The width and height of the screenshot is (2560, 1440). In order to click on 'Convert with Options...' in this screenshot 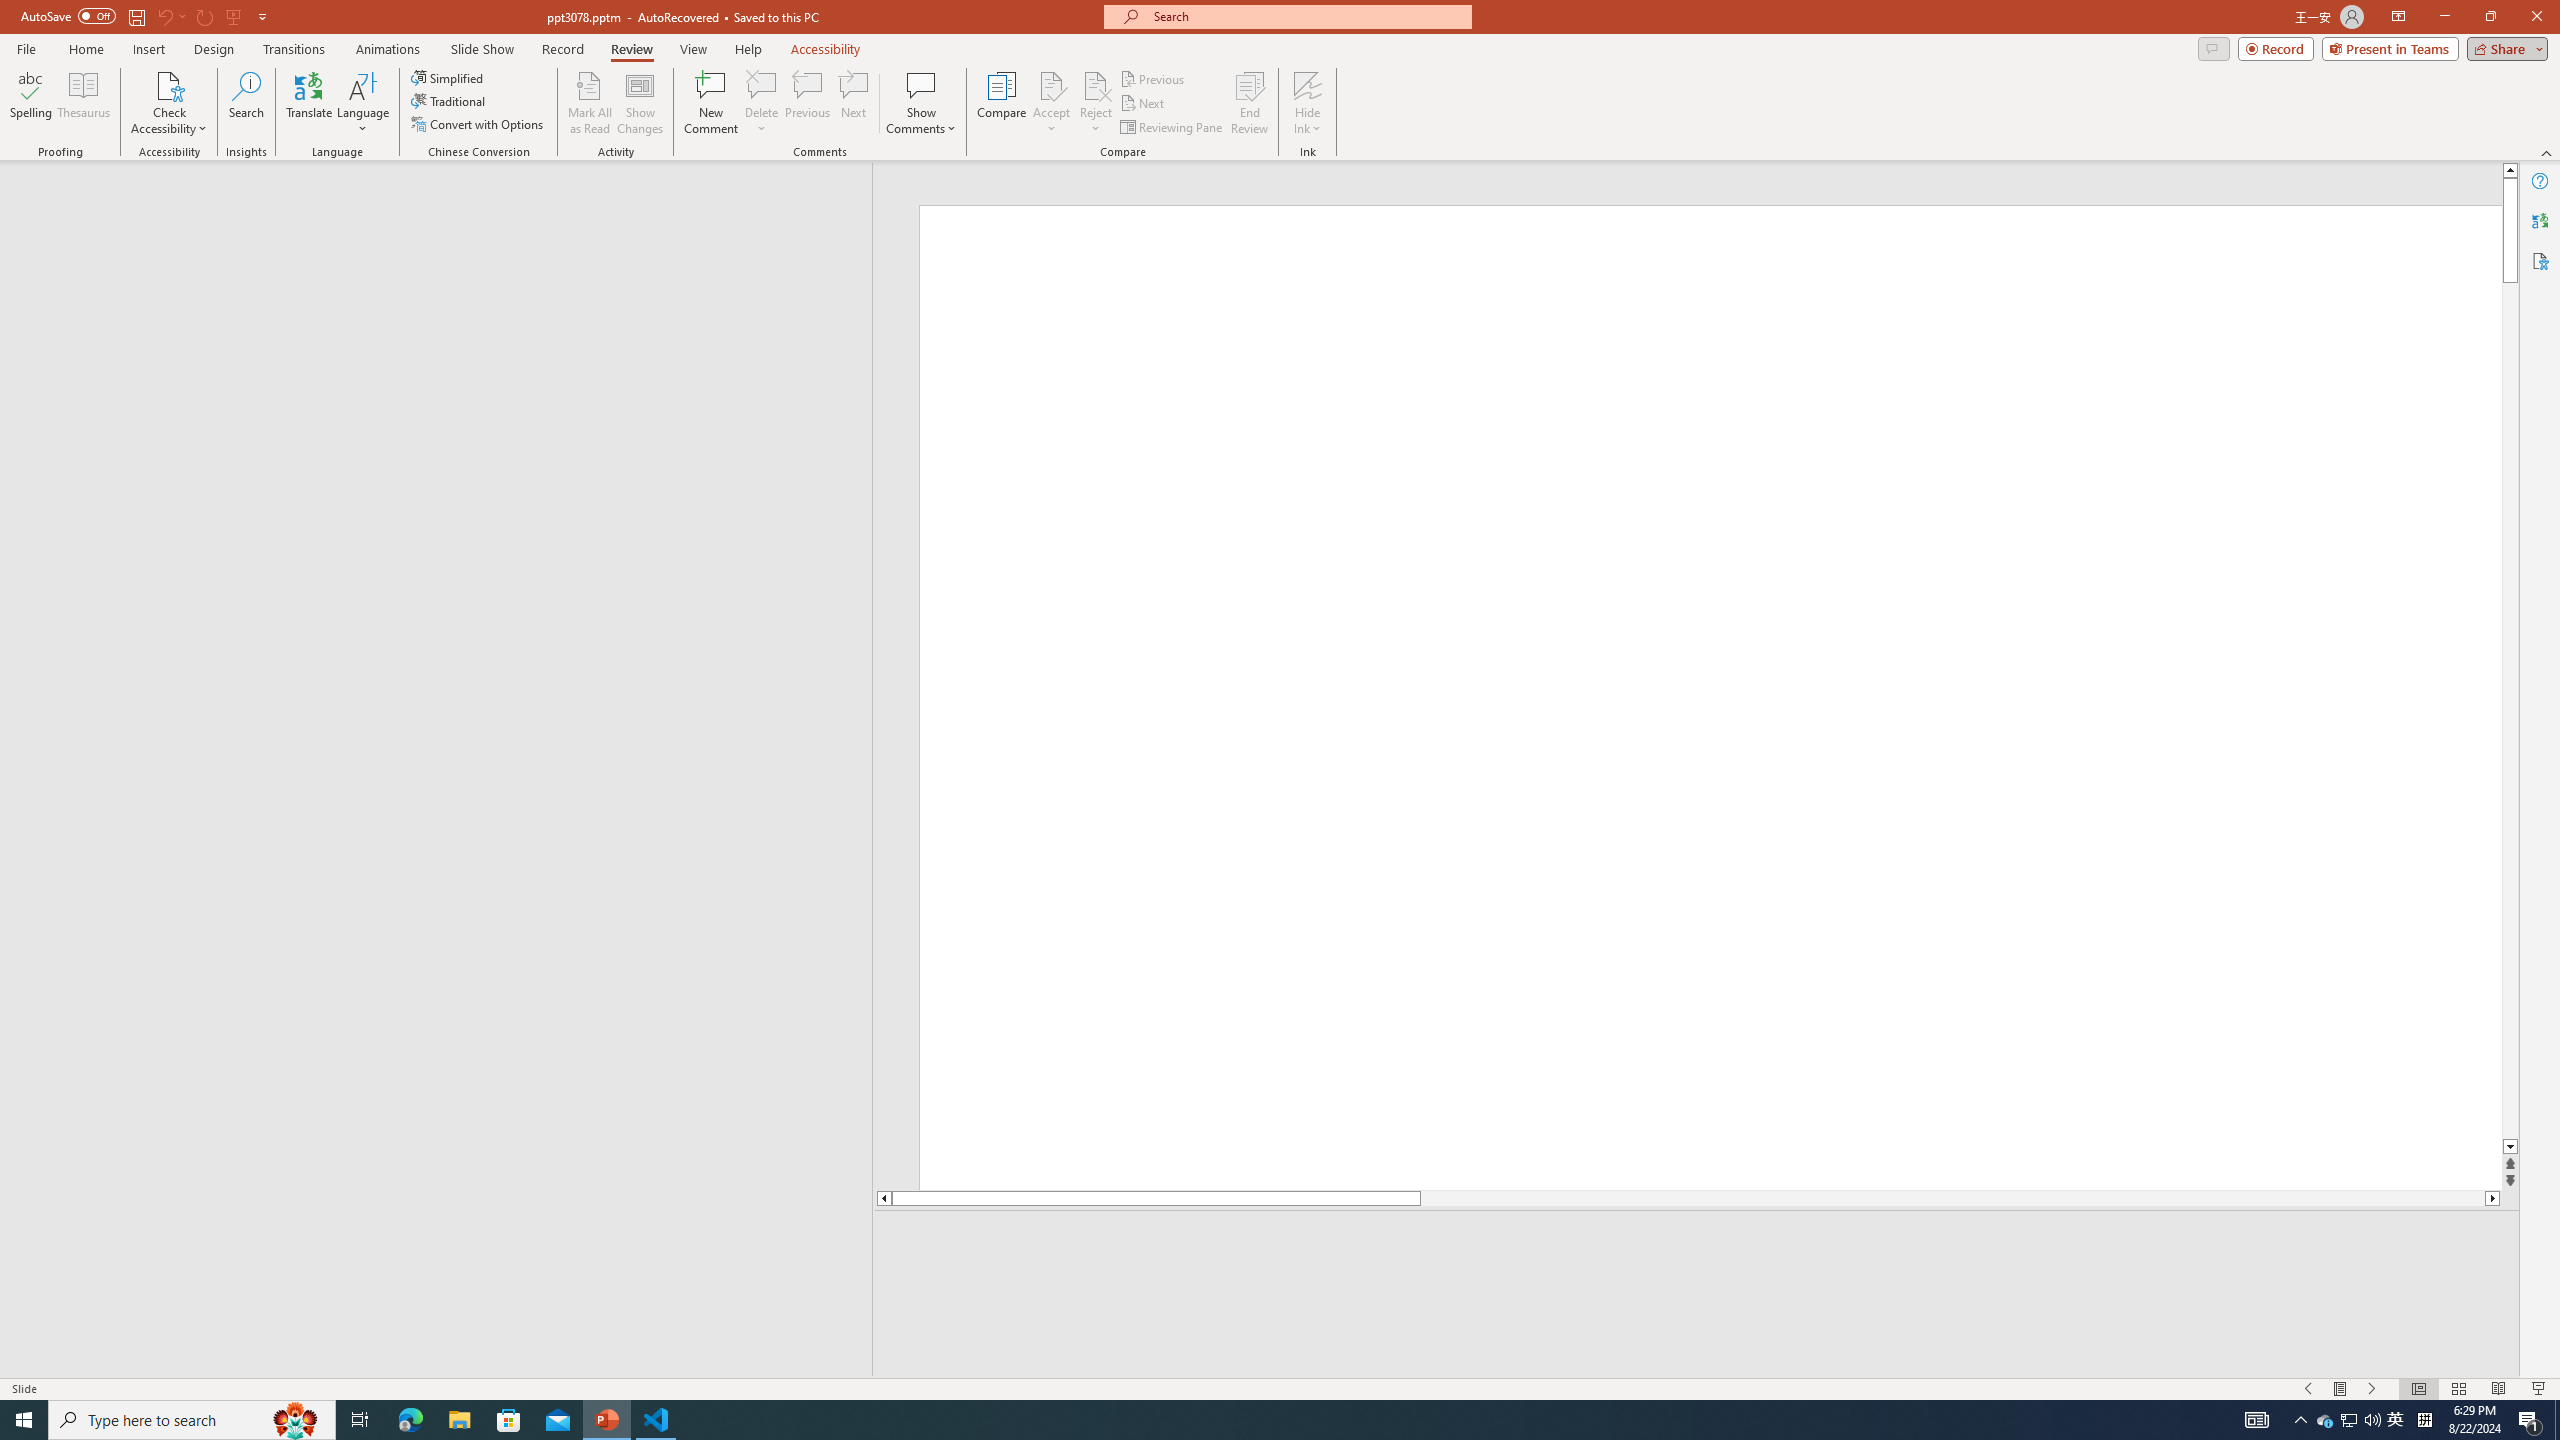, I will do `click(477, 122)`.